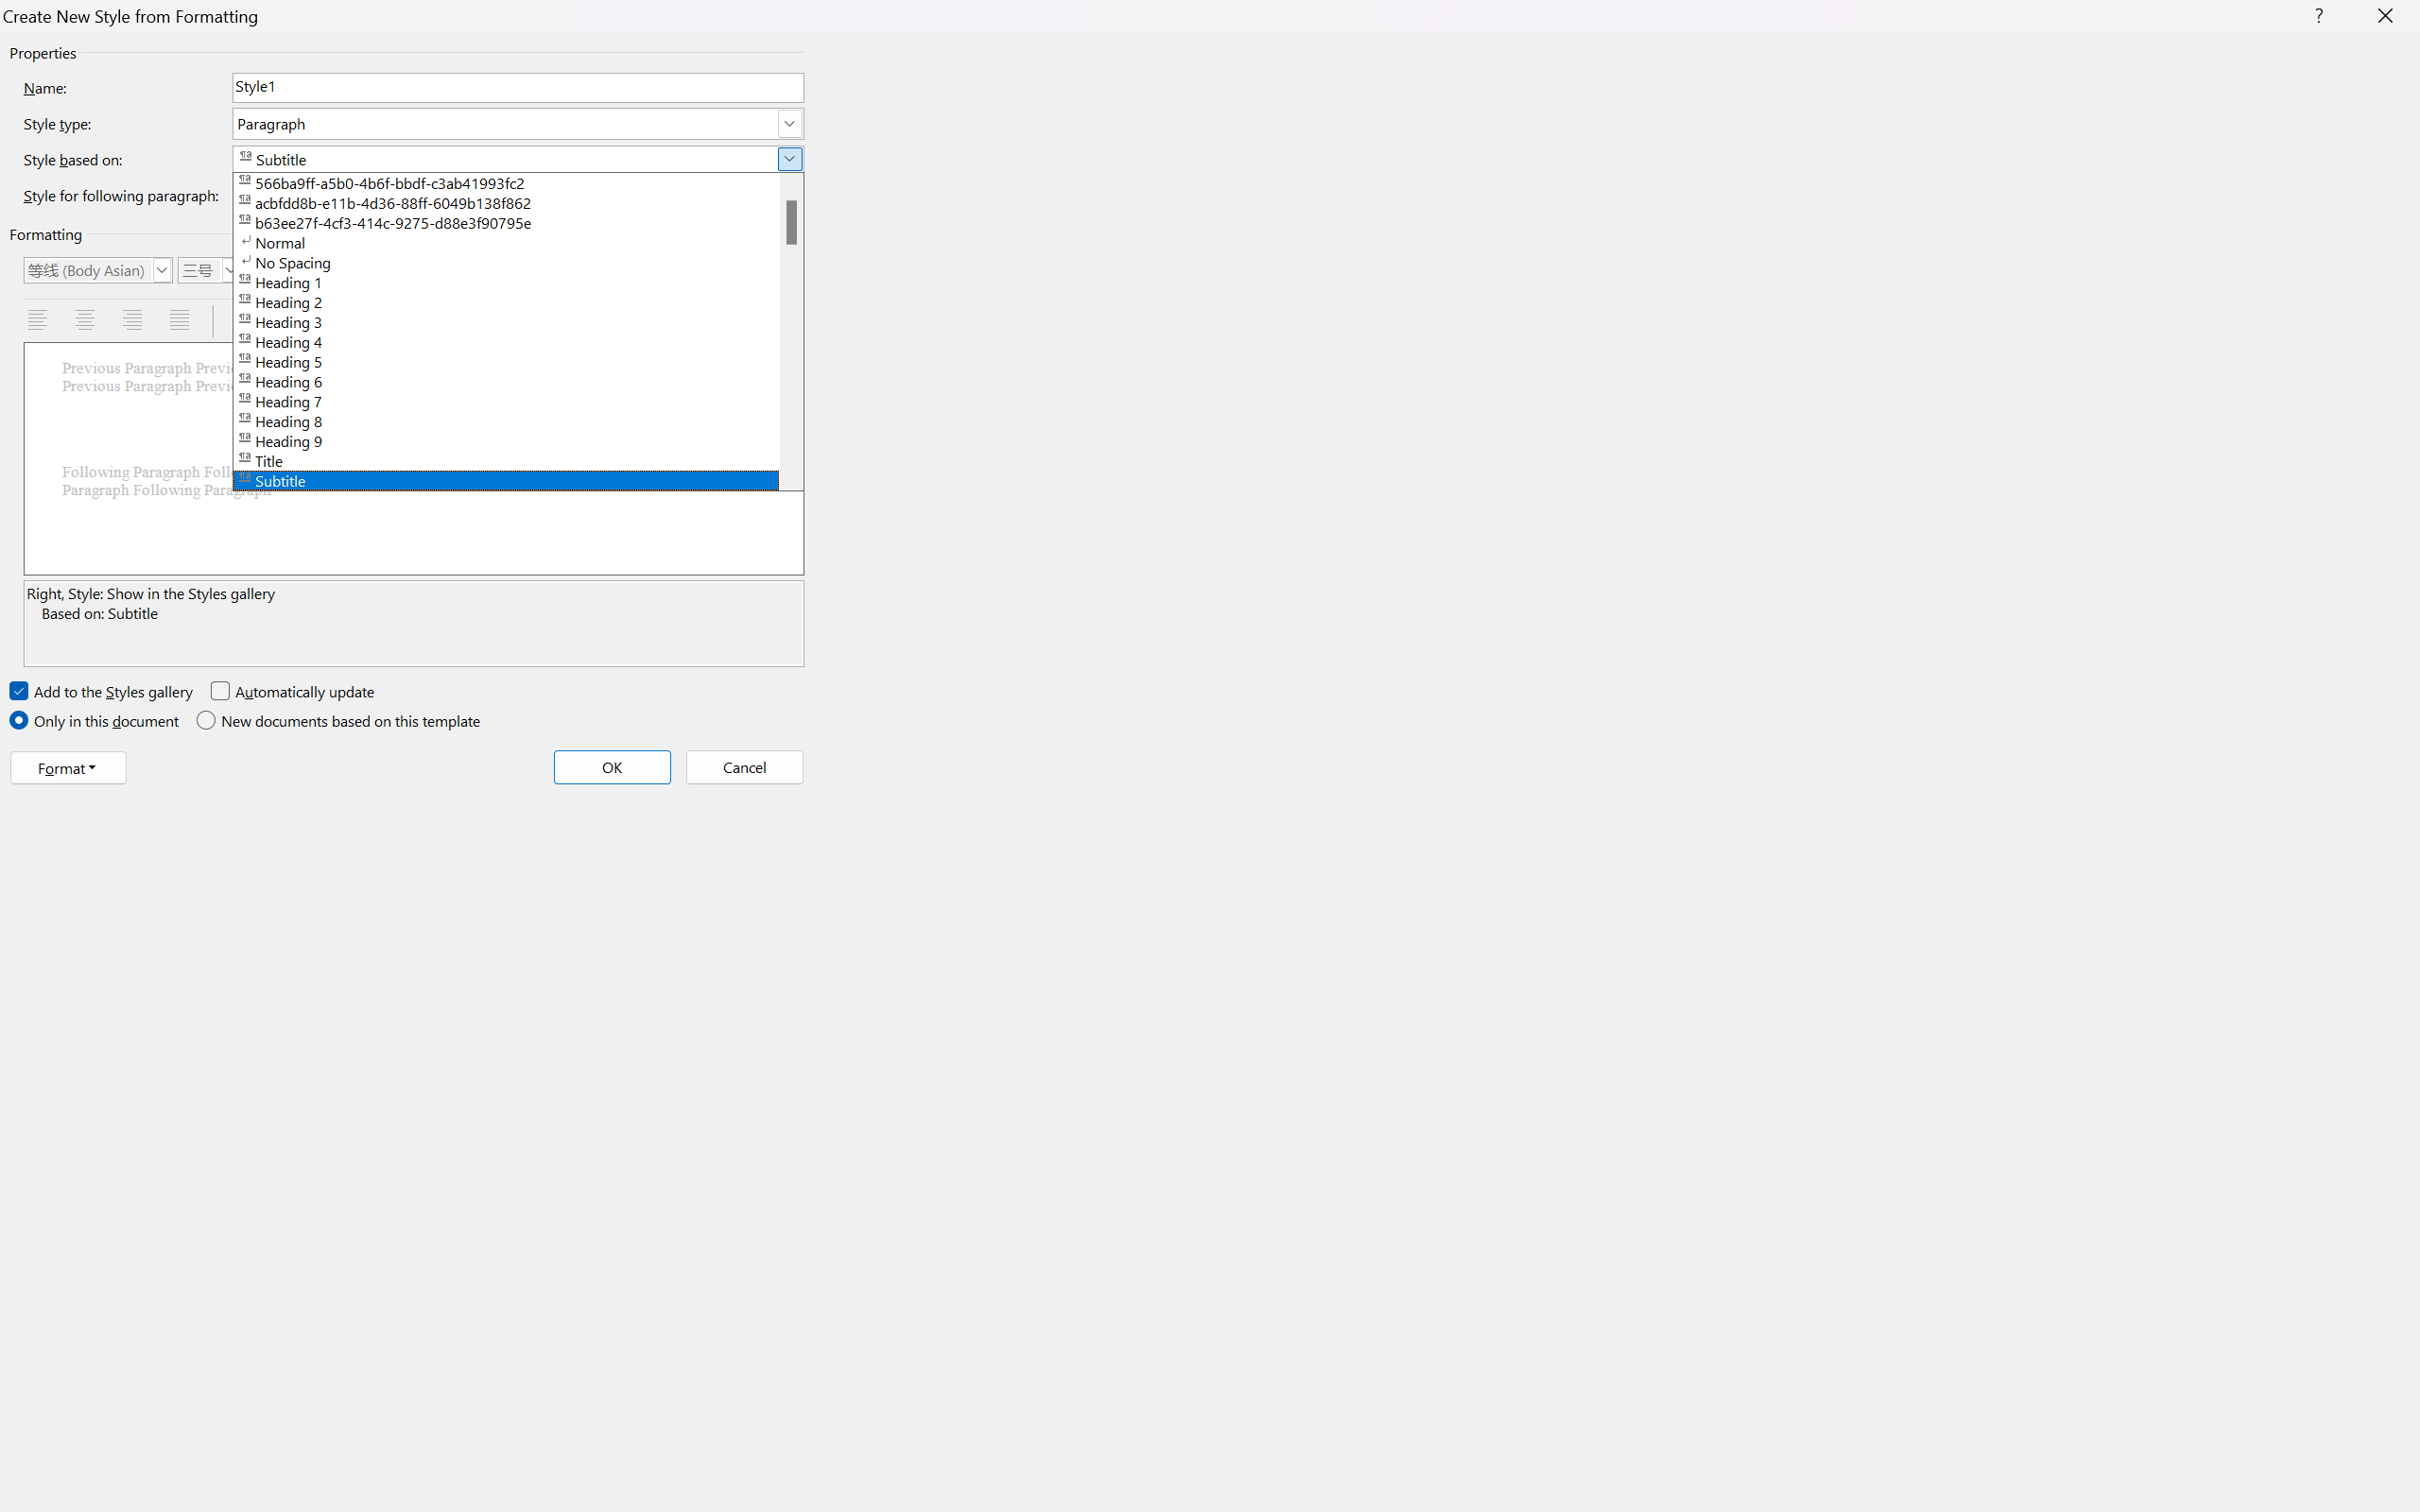  I want to click on 'Align Right', so click(133, 320).